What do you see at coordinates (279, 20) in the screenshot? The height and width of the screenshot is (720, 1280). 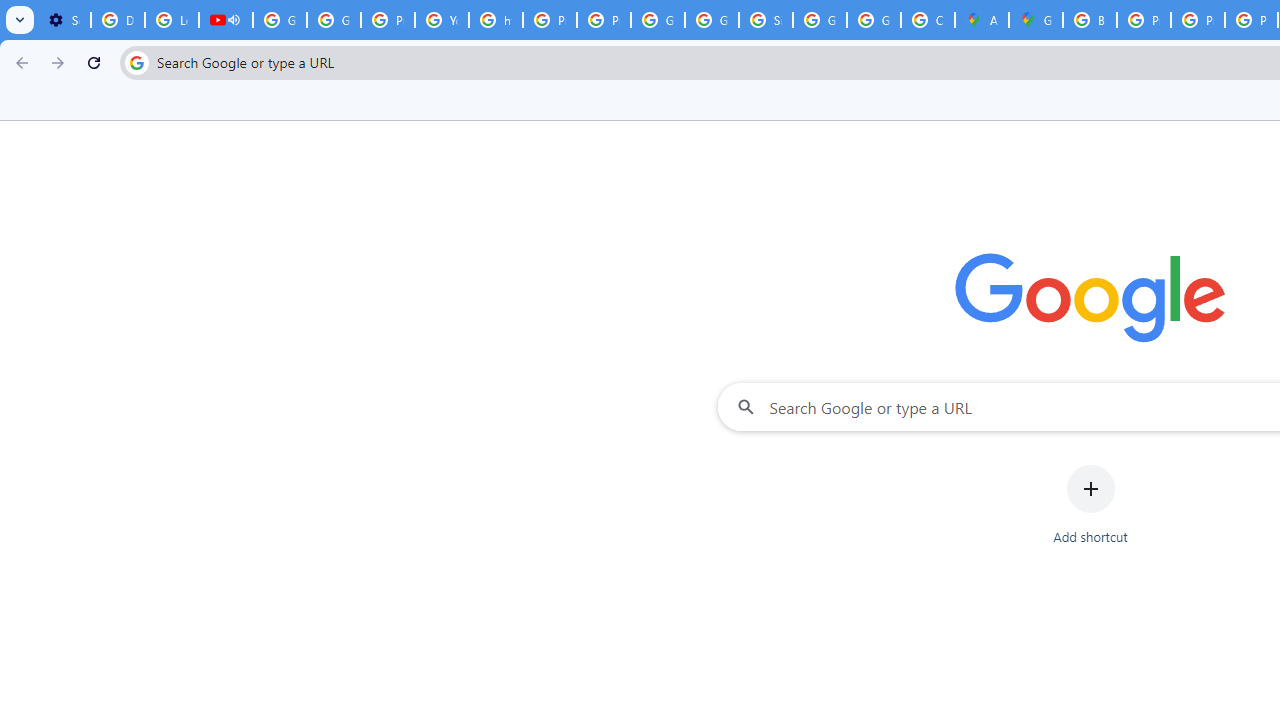 I see `'Google Account Help'` at bounding box center [279, 20].